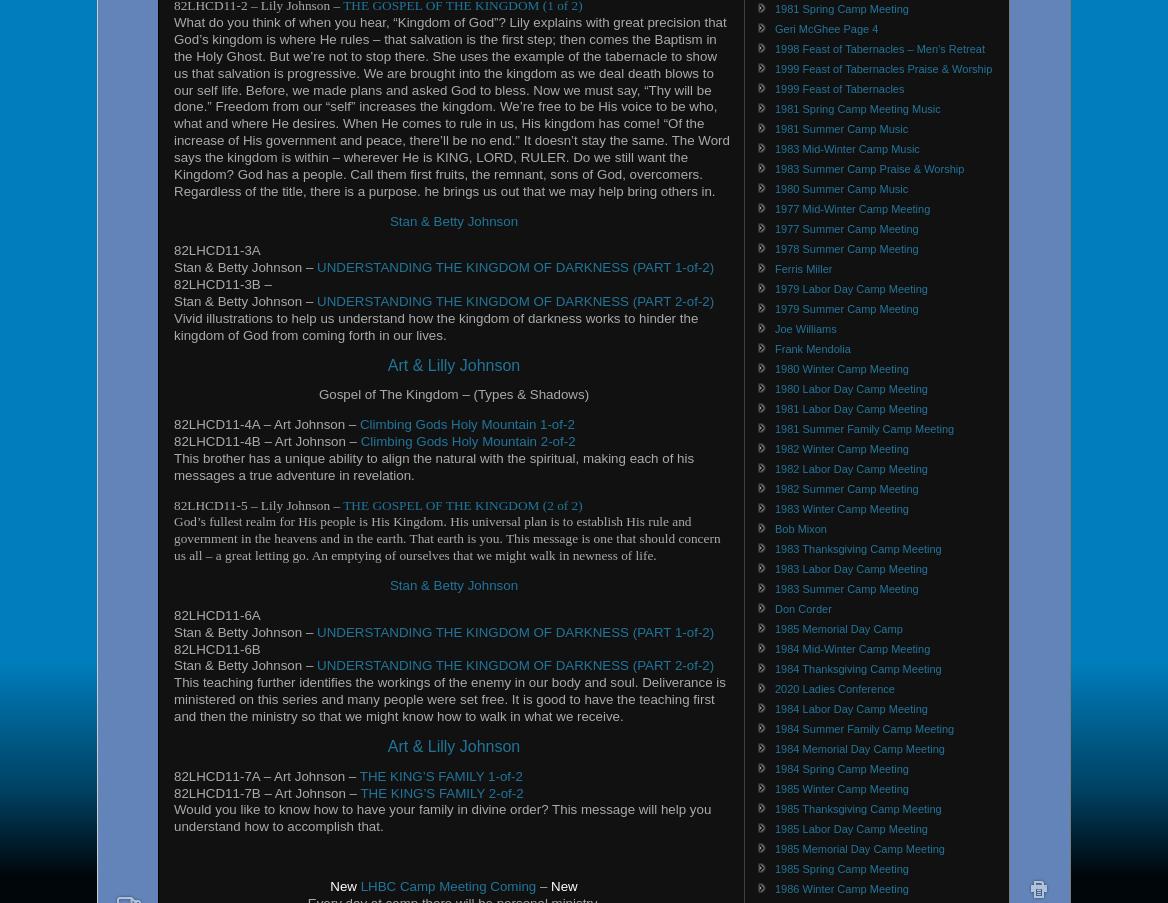 This screenshot has width=1168, height=903. I want to click on '82LHCD11-7B – Art Johnson –', so click(266, 791).